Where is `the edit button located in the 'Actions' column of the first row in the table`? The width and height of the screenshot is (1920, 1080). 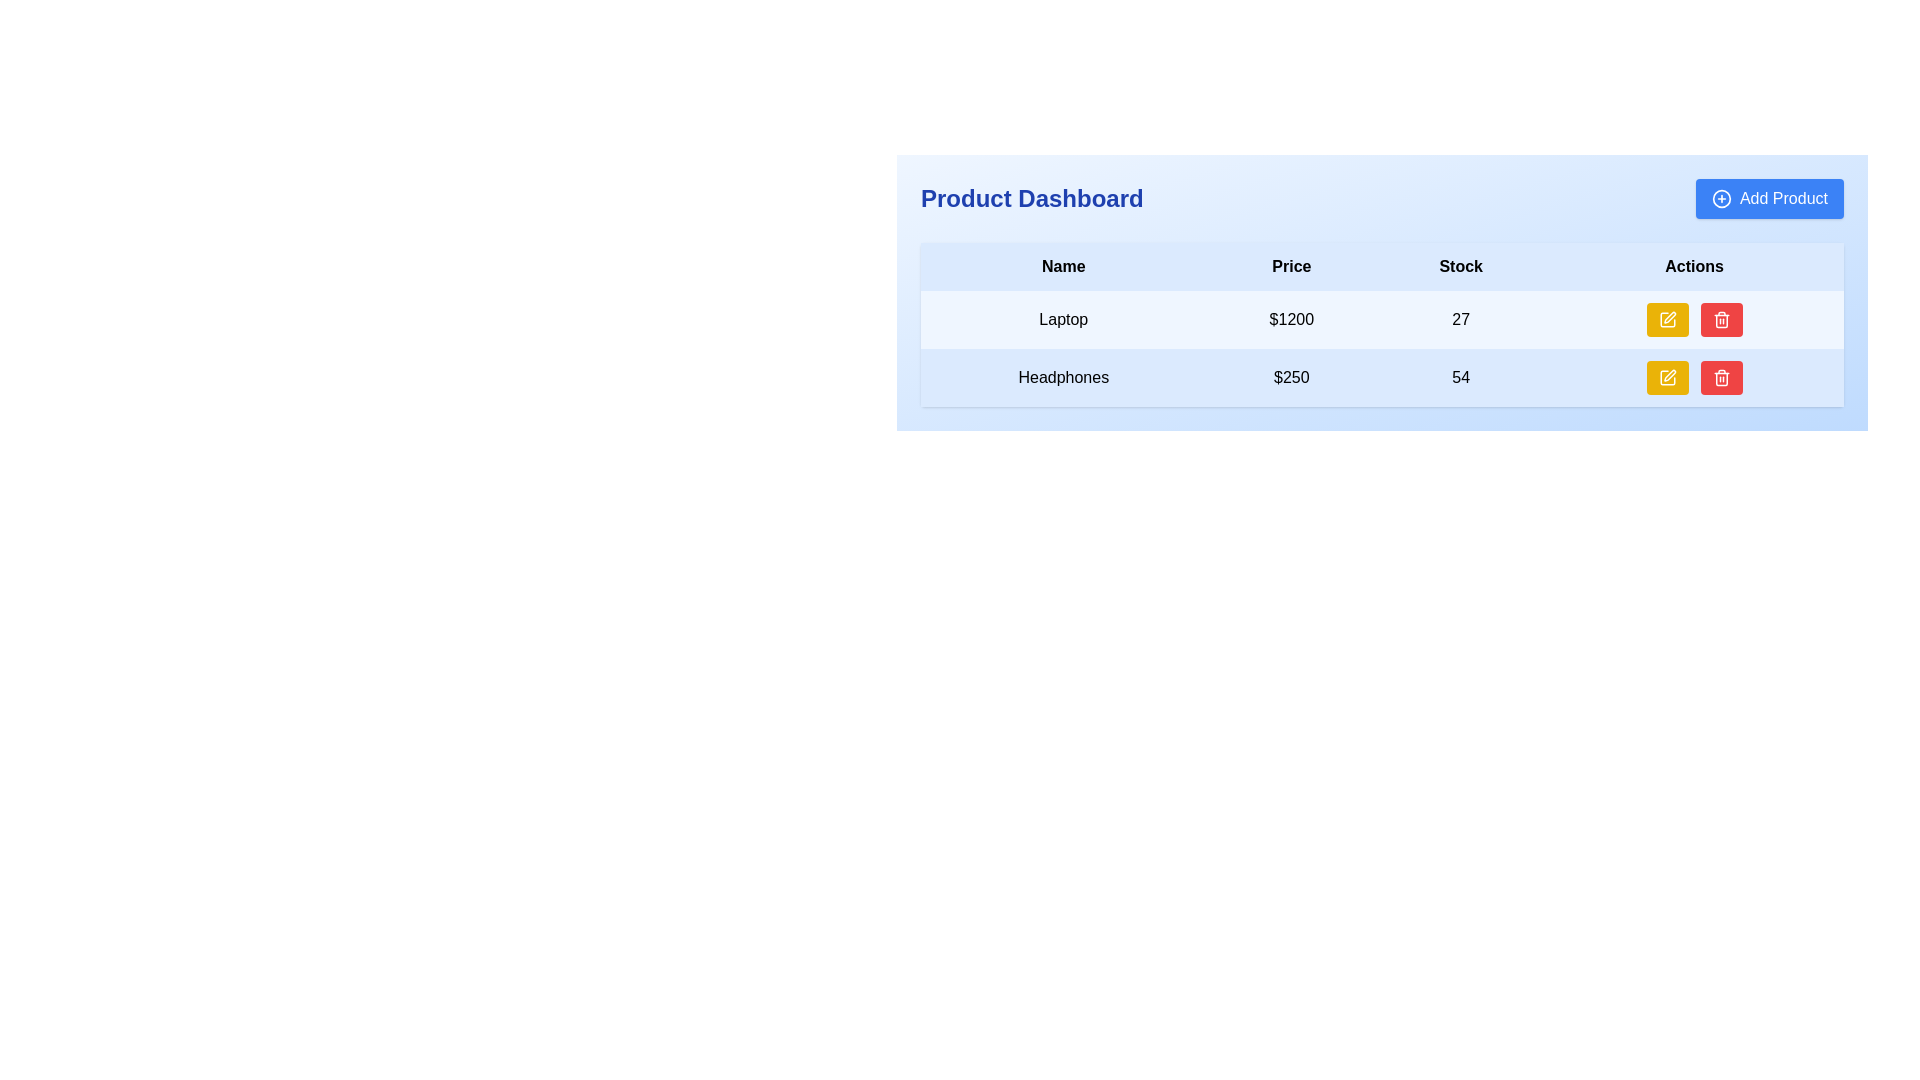
the edit button located in the 'Actions' column of the first row in the table is located at coordinates (1666, 319).